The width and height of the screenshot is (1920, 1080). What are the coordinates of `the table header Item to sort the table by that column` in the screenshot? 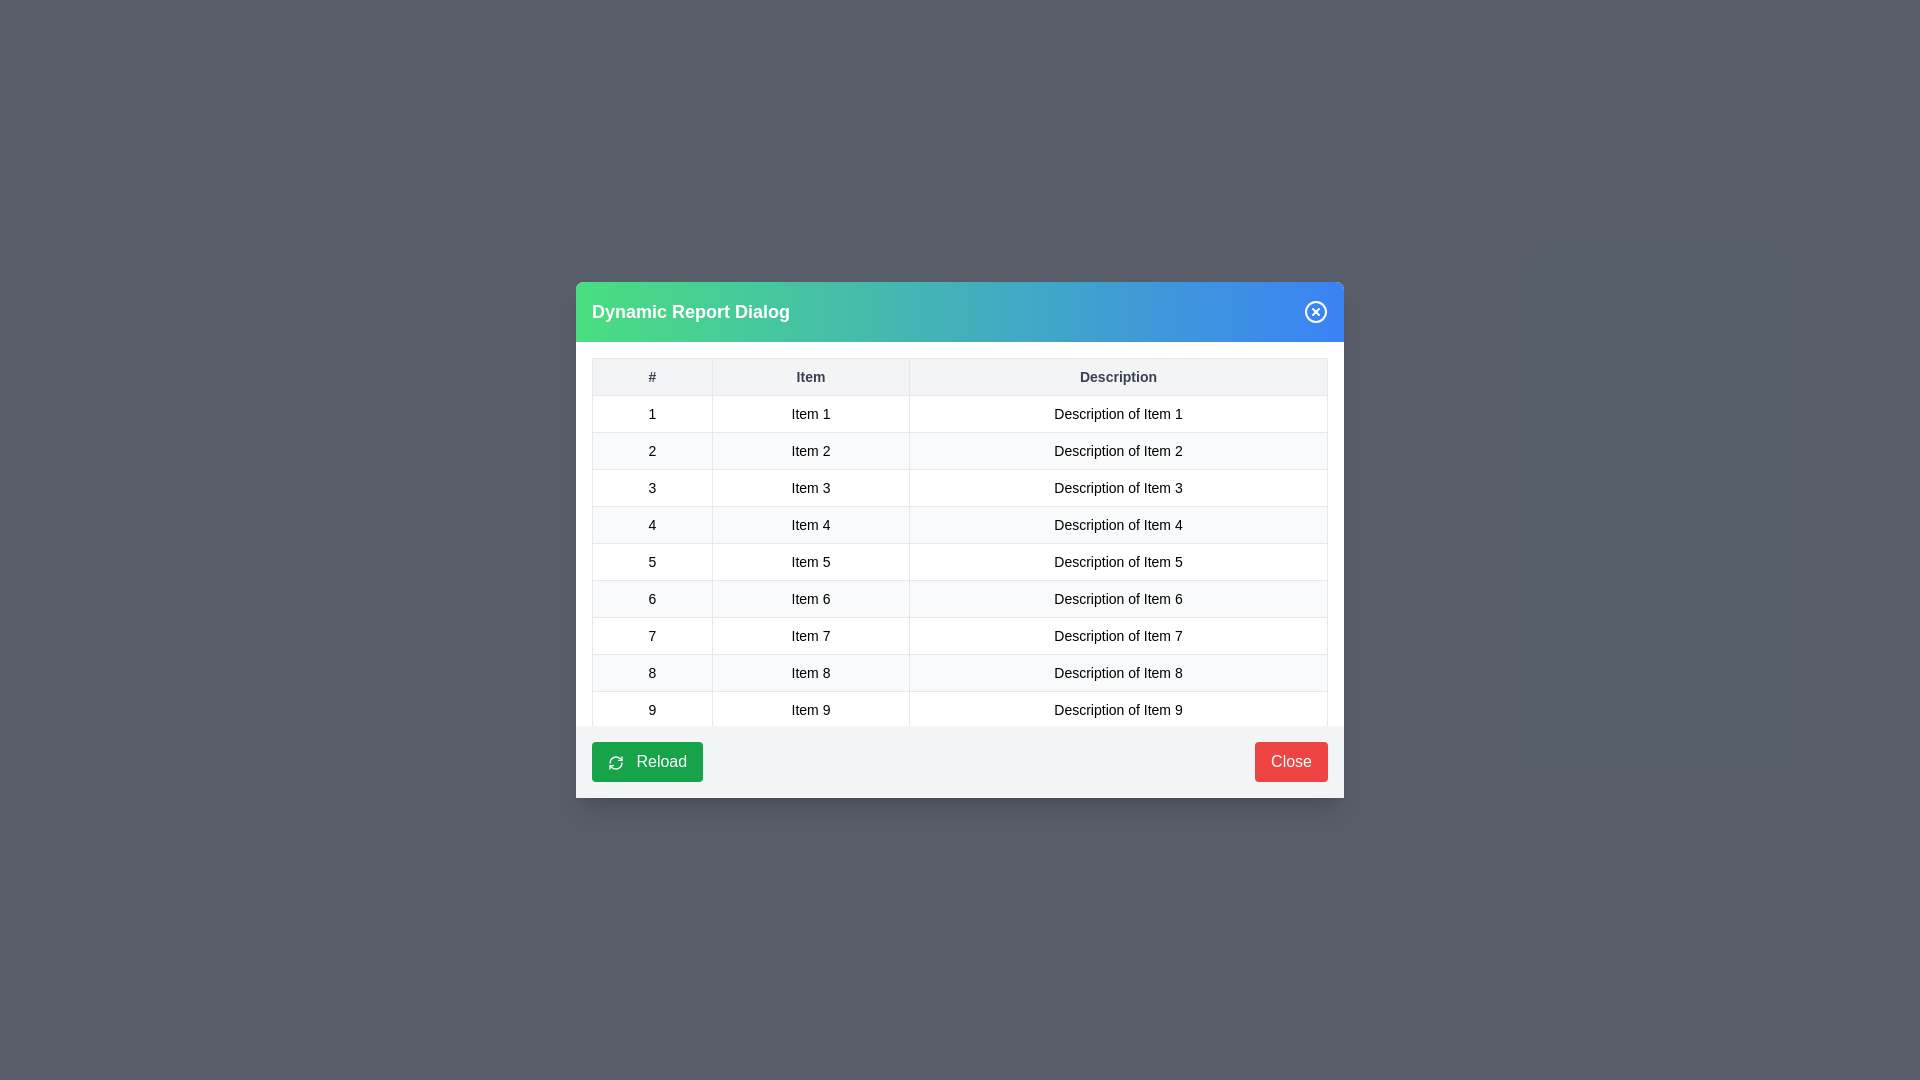 It's located at (811, 377).